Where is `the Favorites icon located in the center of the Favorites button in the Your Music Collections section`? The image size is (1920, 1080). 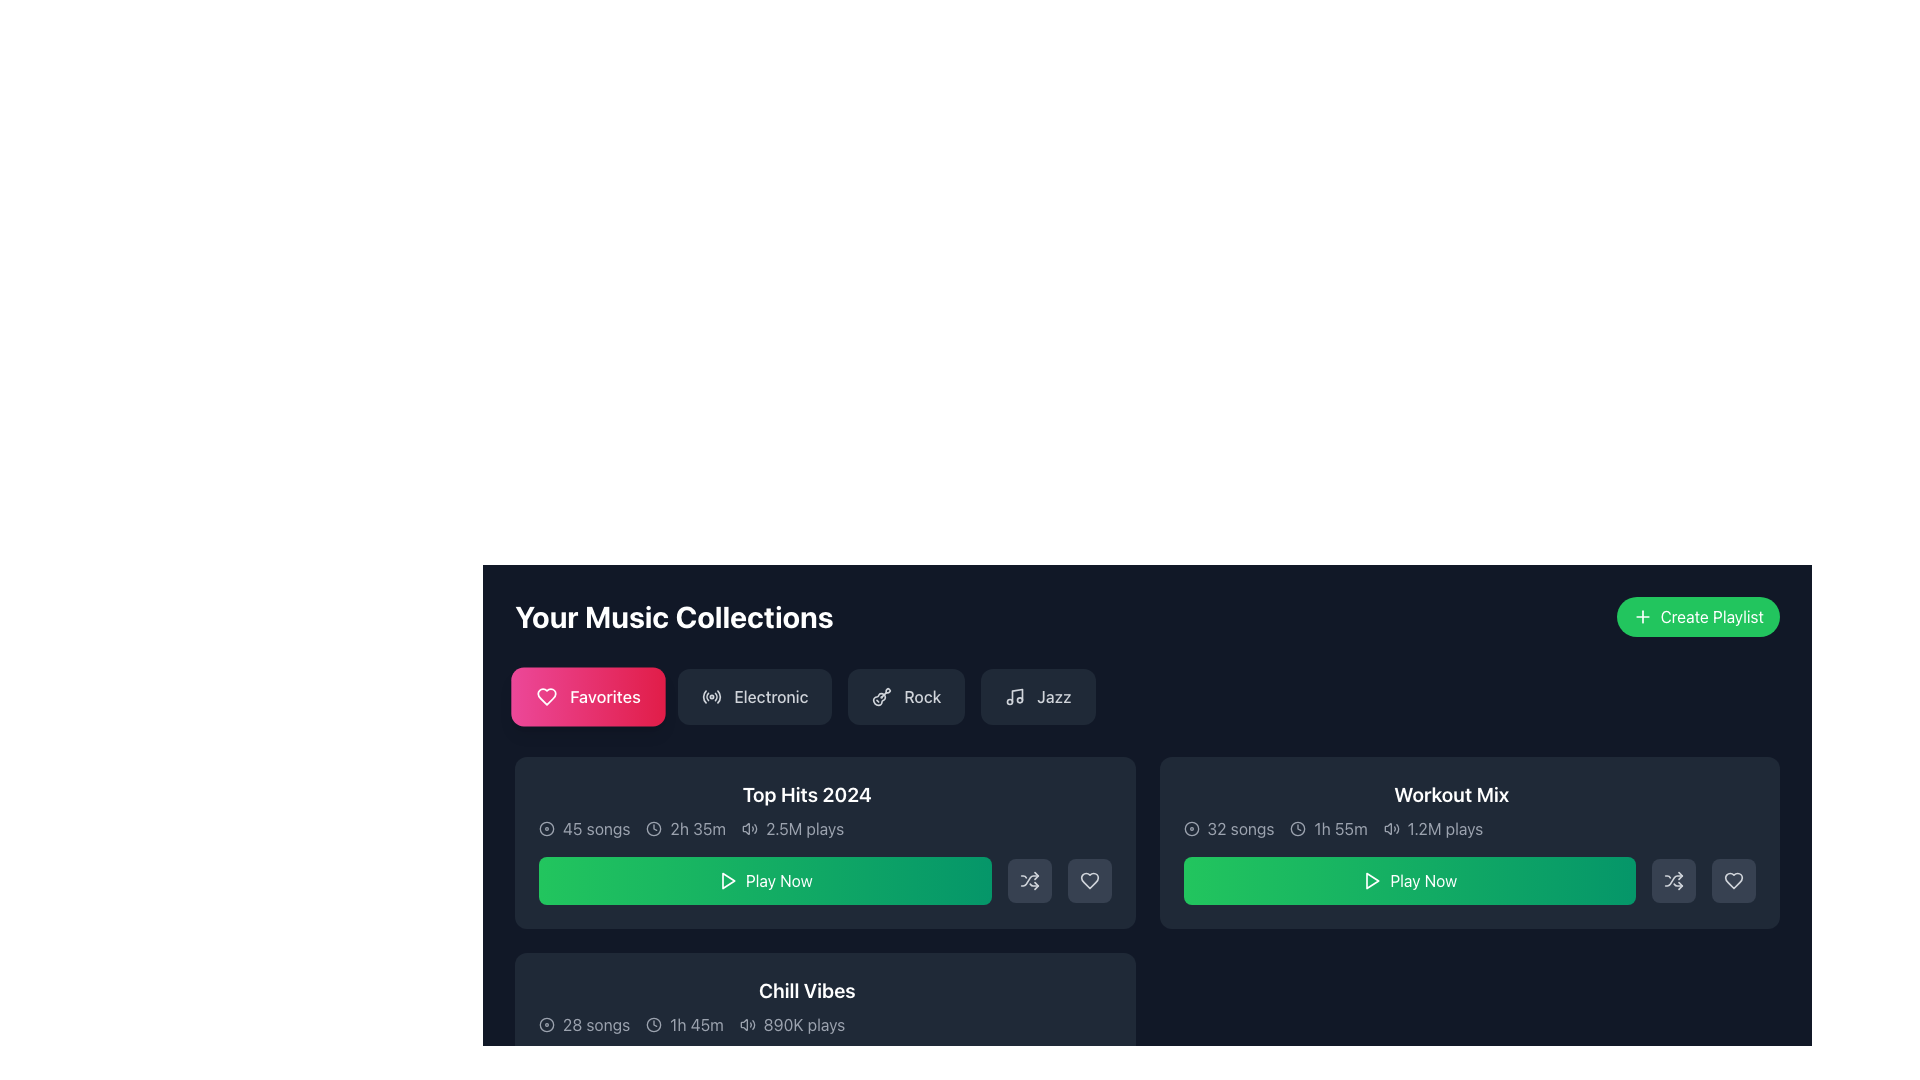
the Favorites icon located in the center of the Favorites button in the Your Music Collections section is located at coordinates (547, 696).